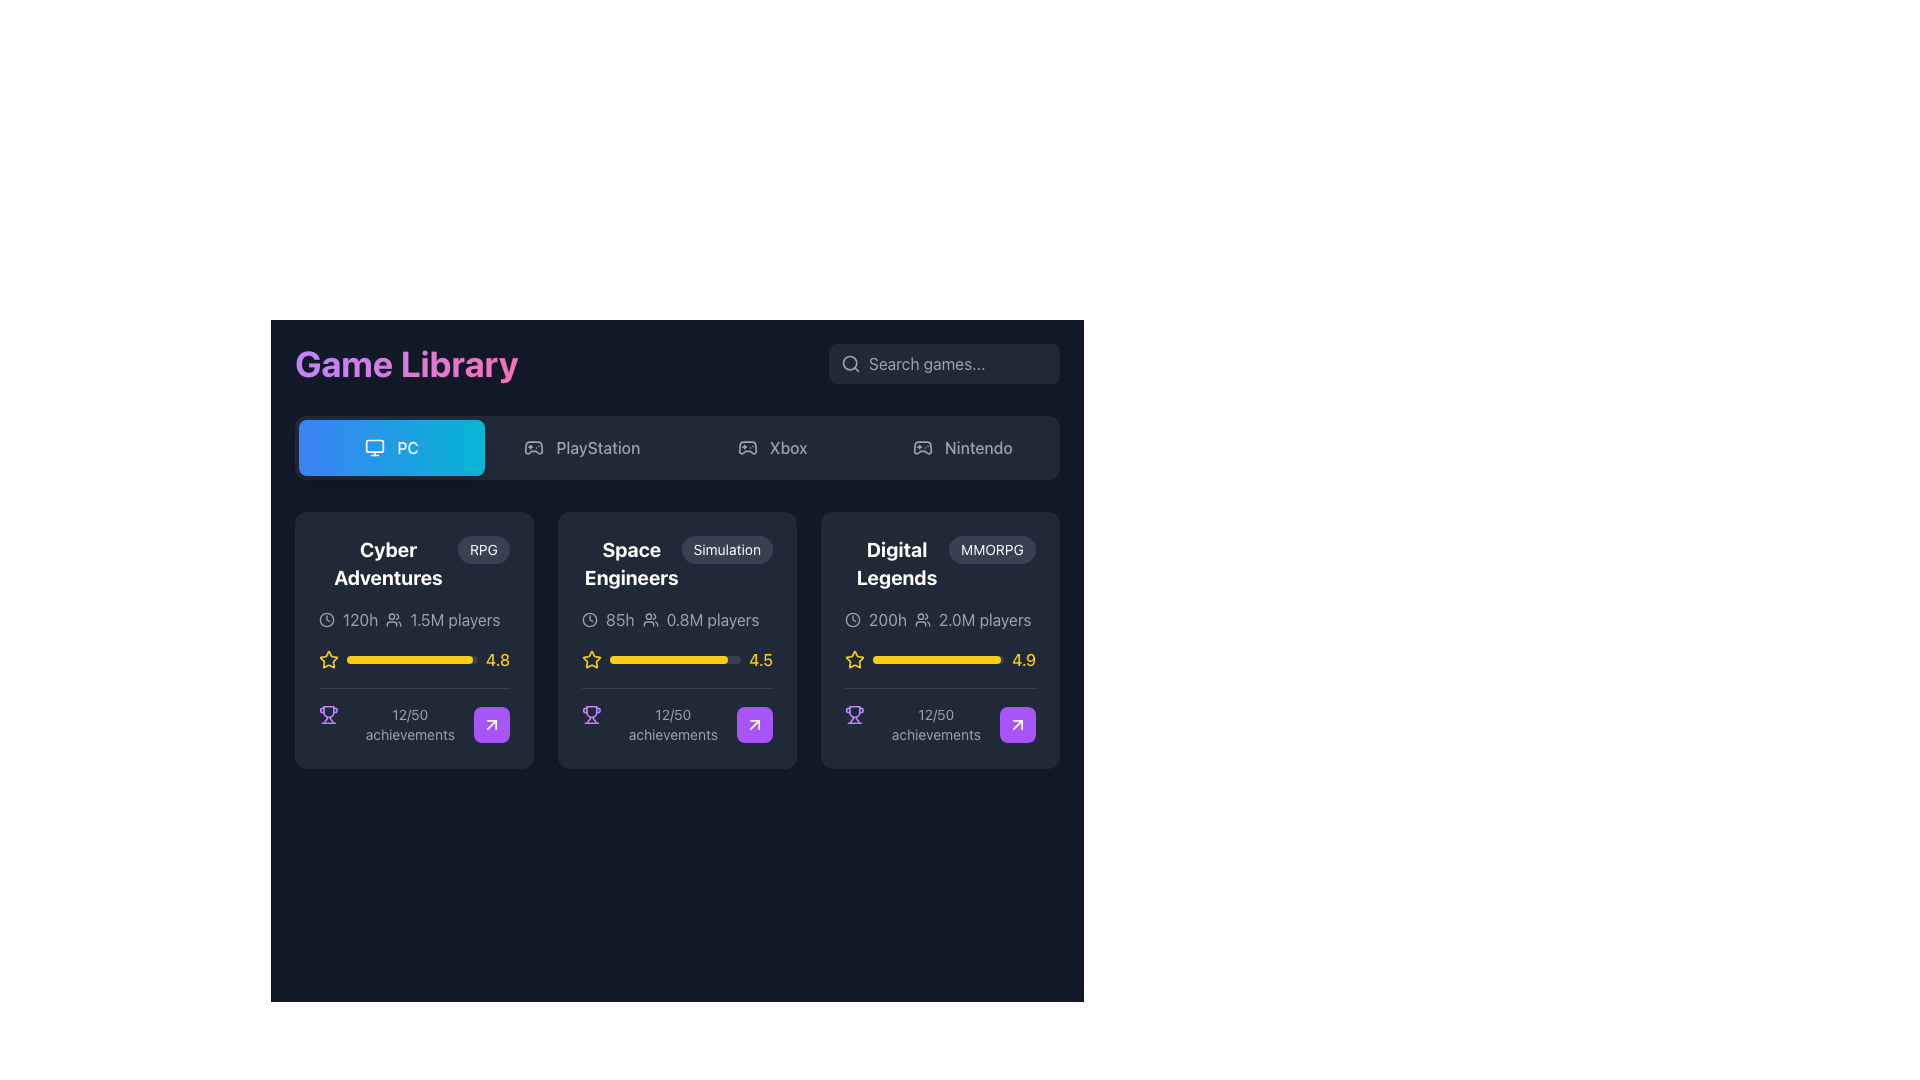 This screenshot has height=1080, width=1920. I want to click on the gaming controller icon located in the navigation bar adjacent to the 'Nintendo' text, so click(921, 446).